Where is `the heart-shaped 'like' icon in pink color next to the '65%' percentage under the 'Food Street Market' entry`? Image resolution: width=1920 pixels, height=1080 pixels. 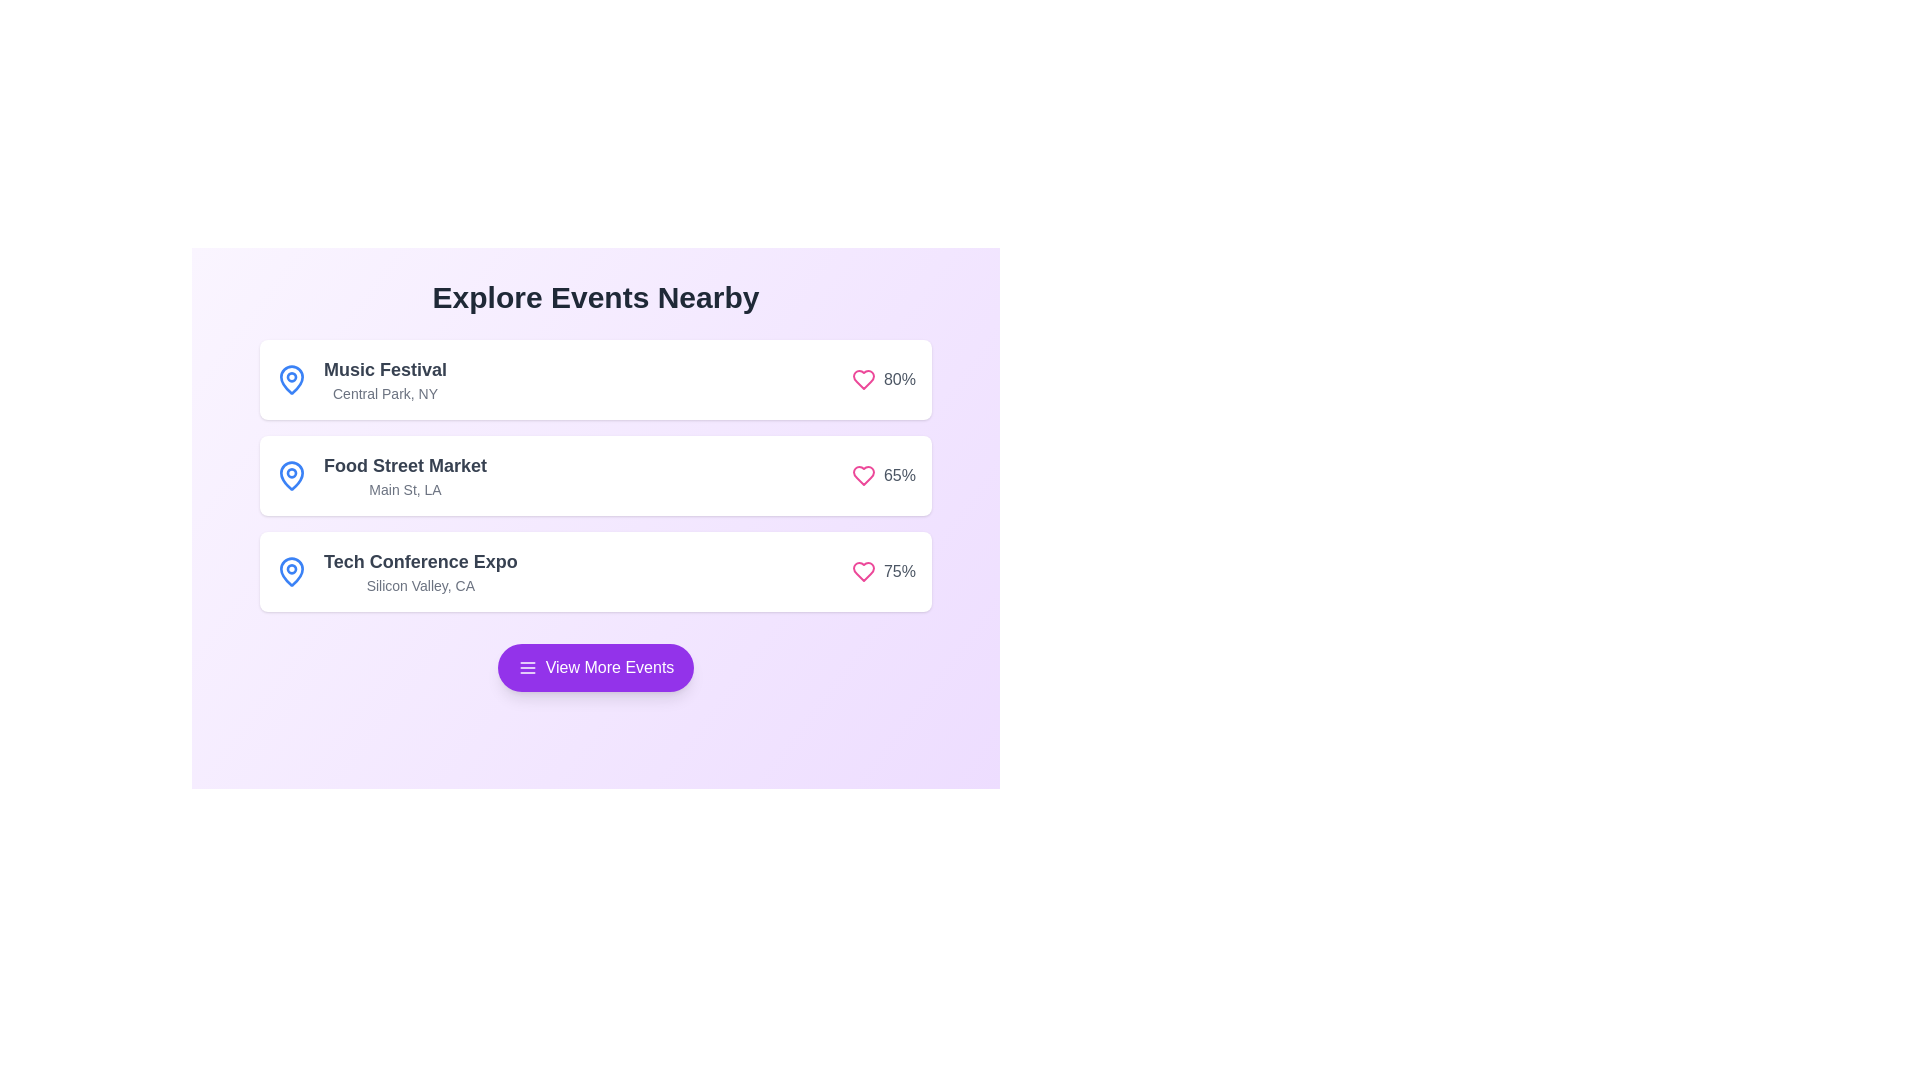 the heart-shaped 'like' icon in pink color next to the '65%' percentage under the 'Food Street Market' entry is located at coordinates (864, 475).